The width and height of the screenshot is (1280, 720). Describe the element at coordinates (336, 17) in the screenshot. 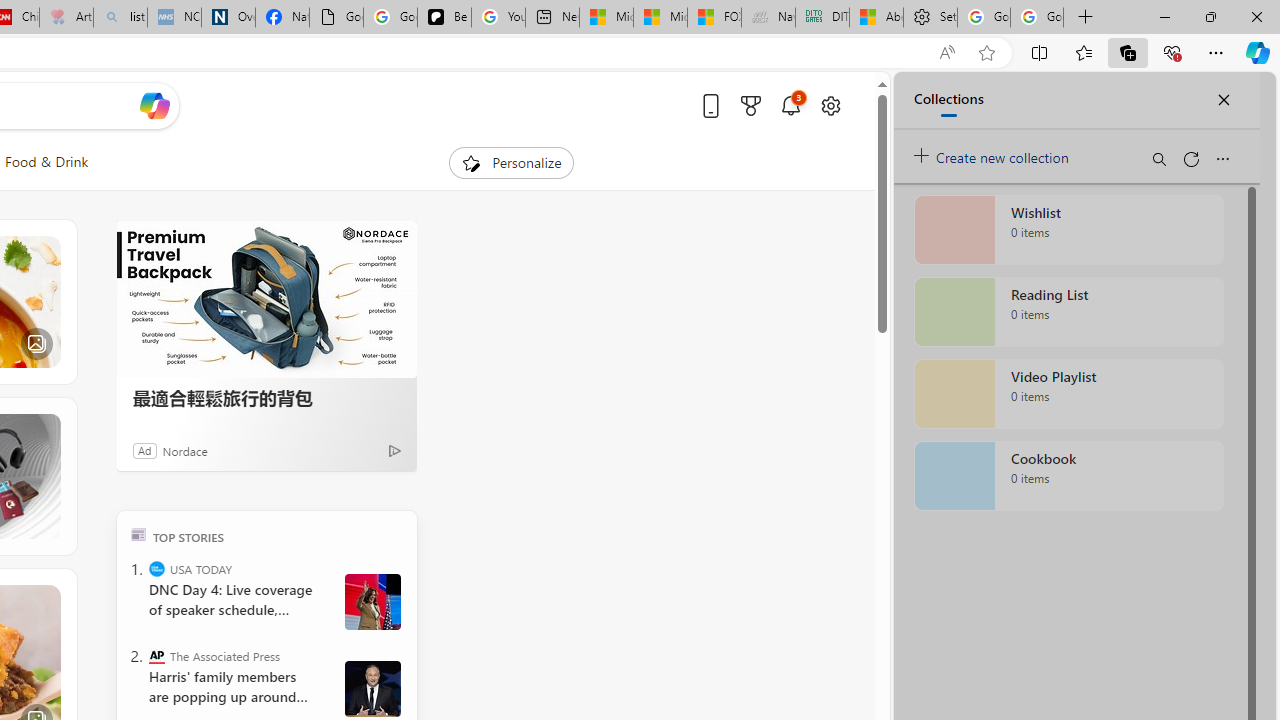

I see `'Google Analytics Opt-out Browser Add-on Download Page'` at that location.